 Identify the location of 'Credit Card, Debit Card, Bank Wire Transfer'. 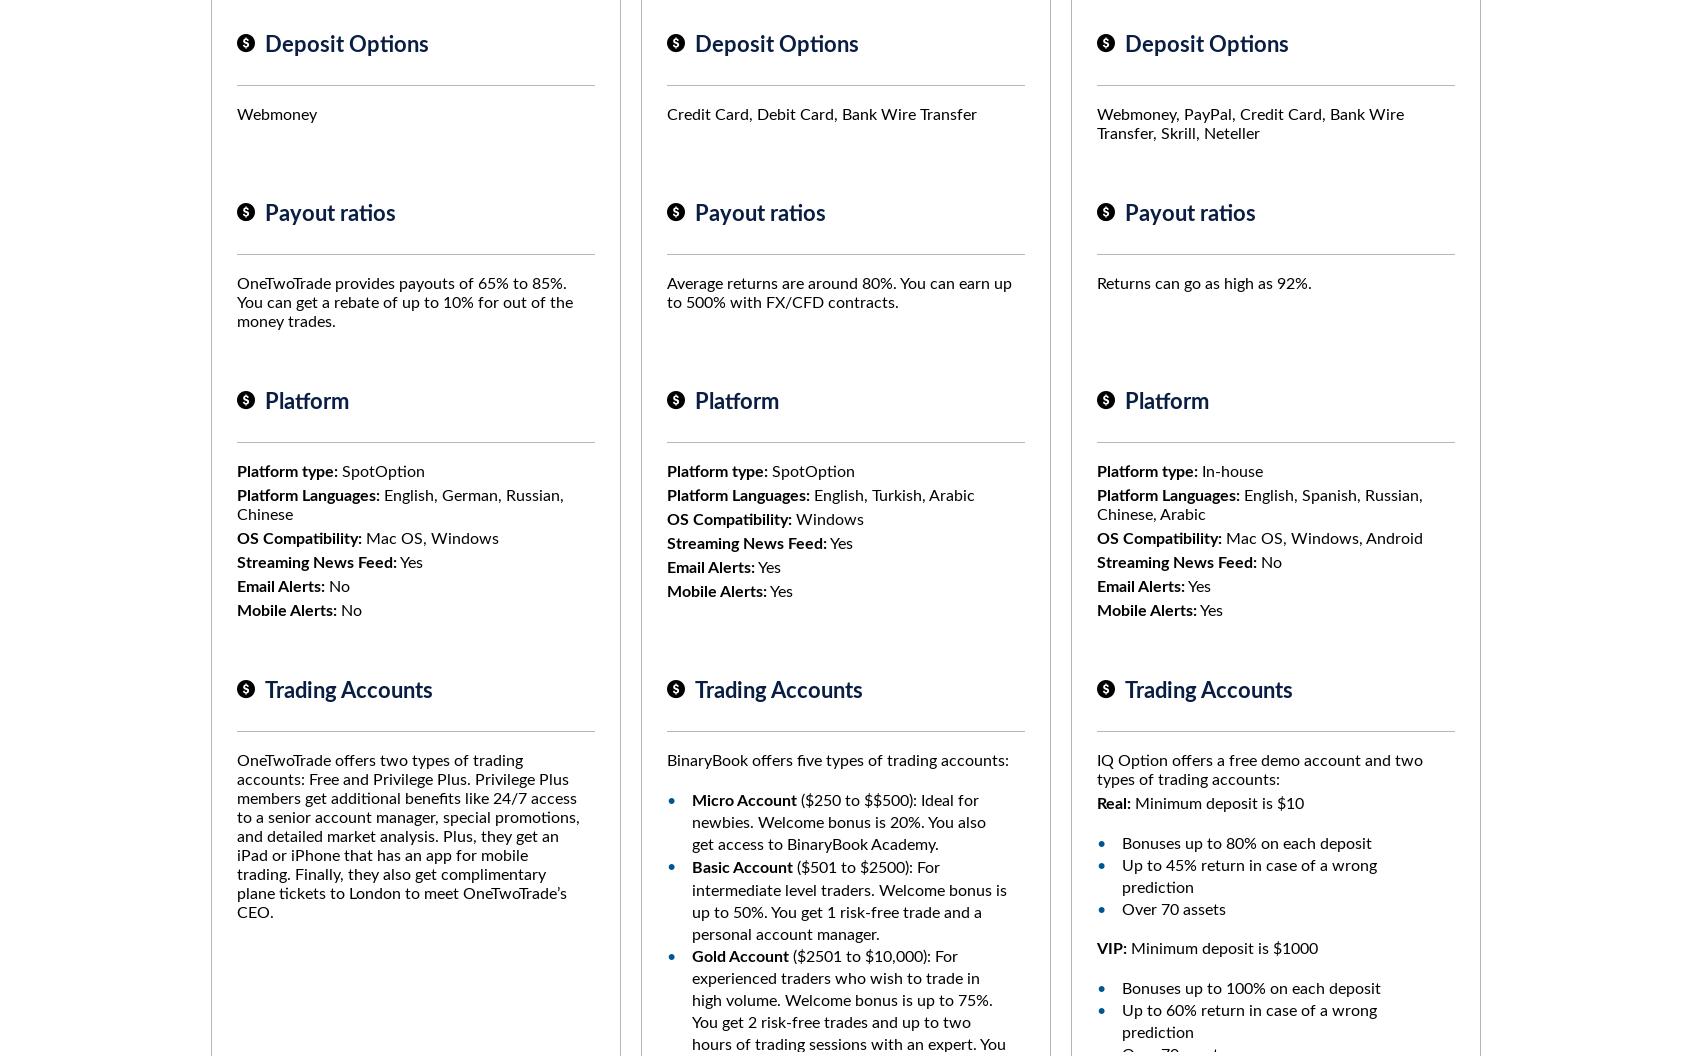
(666, 113).